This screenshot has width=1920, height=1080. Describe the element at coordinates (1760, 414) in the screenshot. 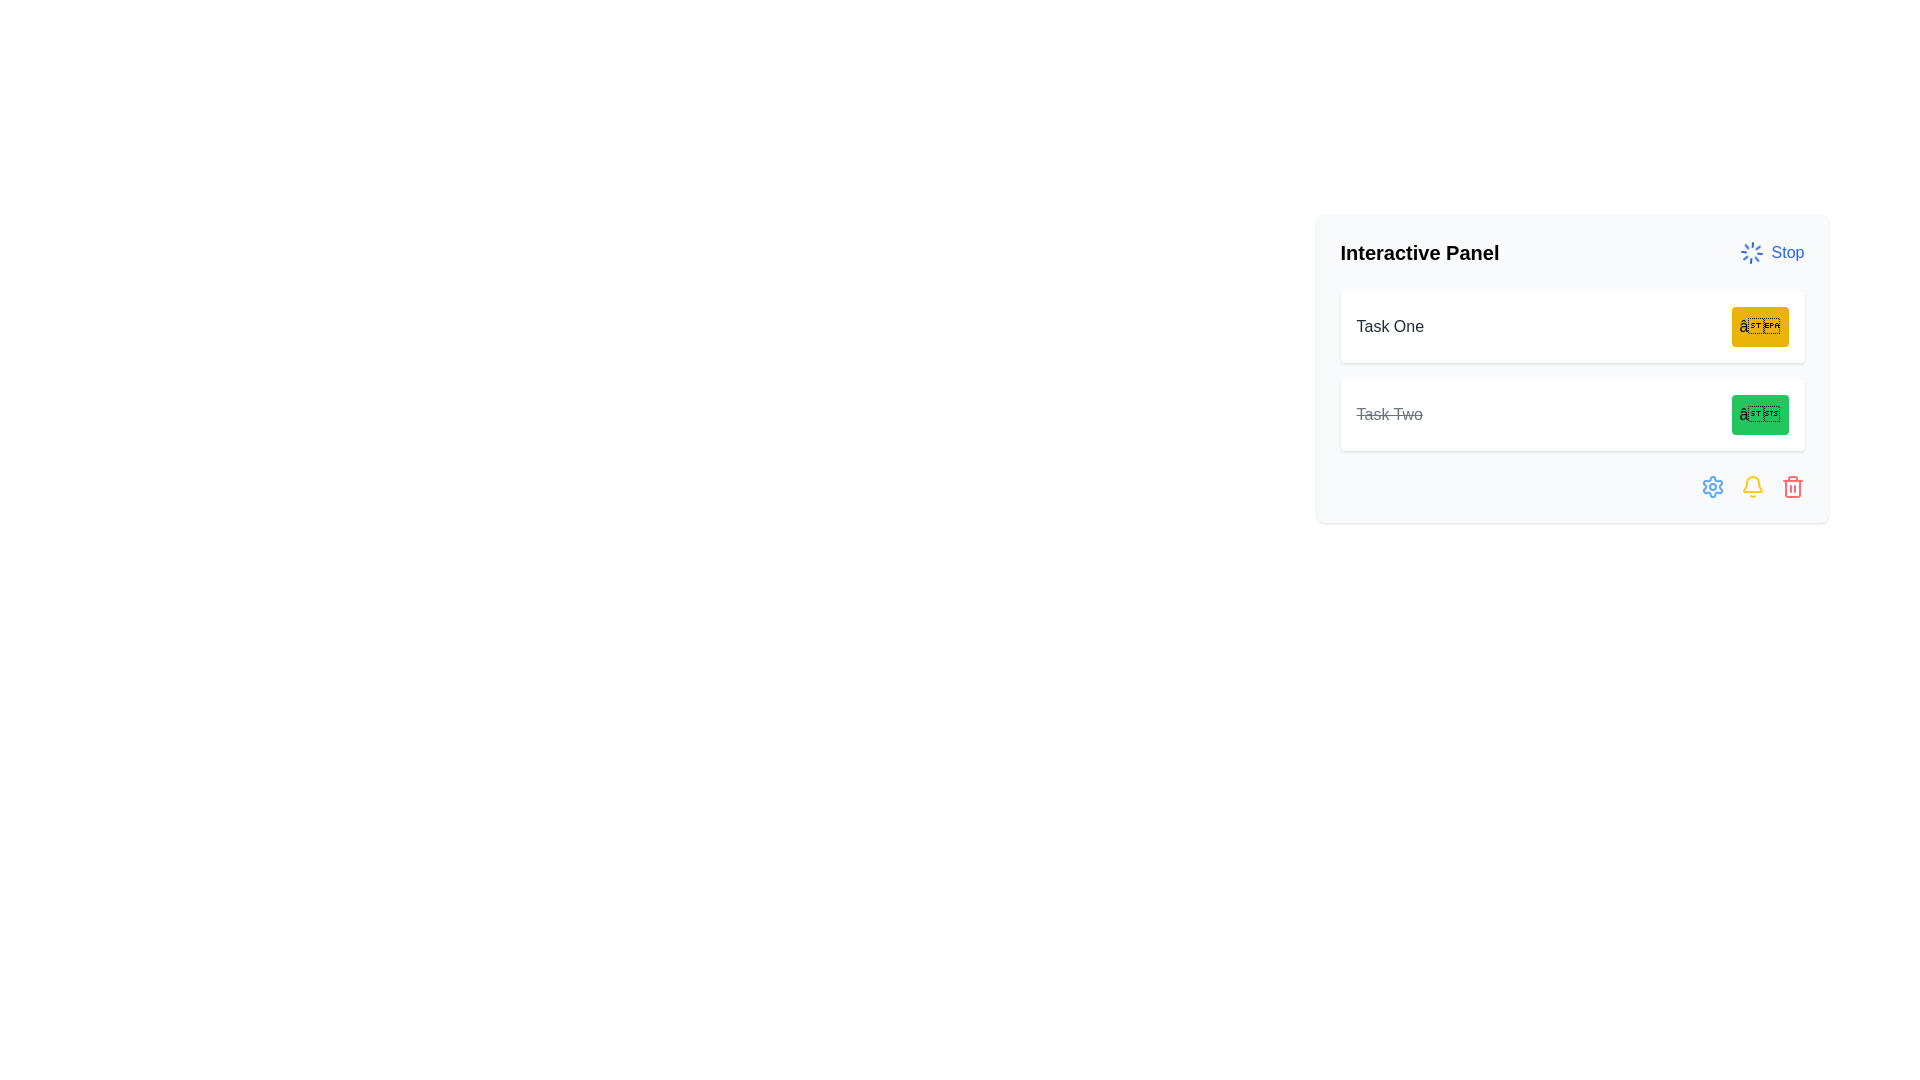

I see `the button on the right side of the 'Task Two' section to mark the task as done` at that location.